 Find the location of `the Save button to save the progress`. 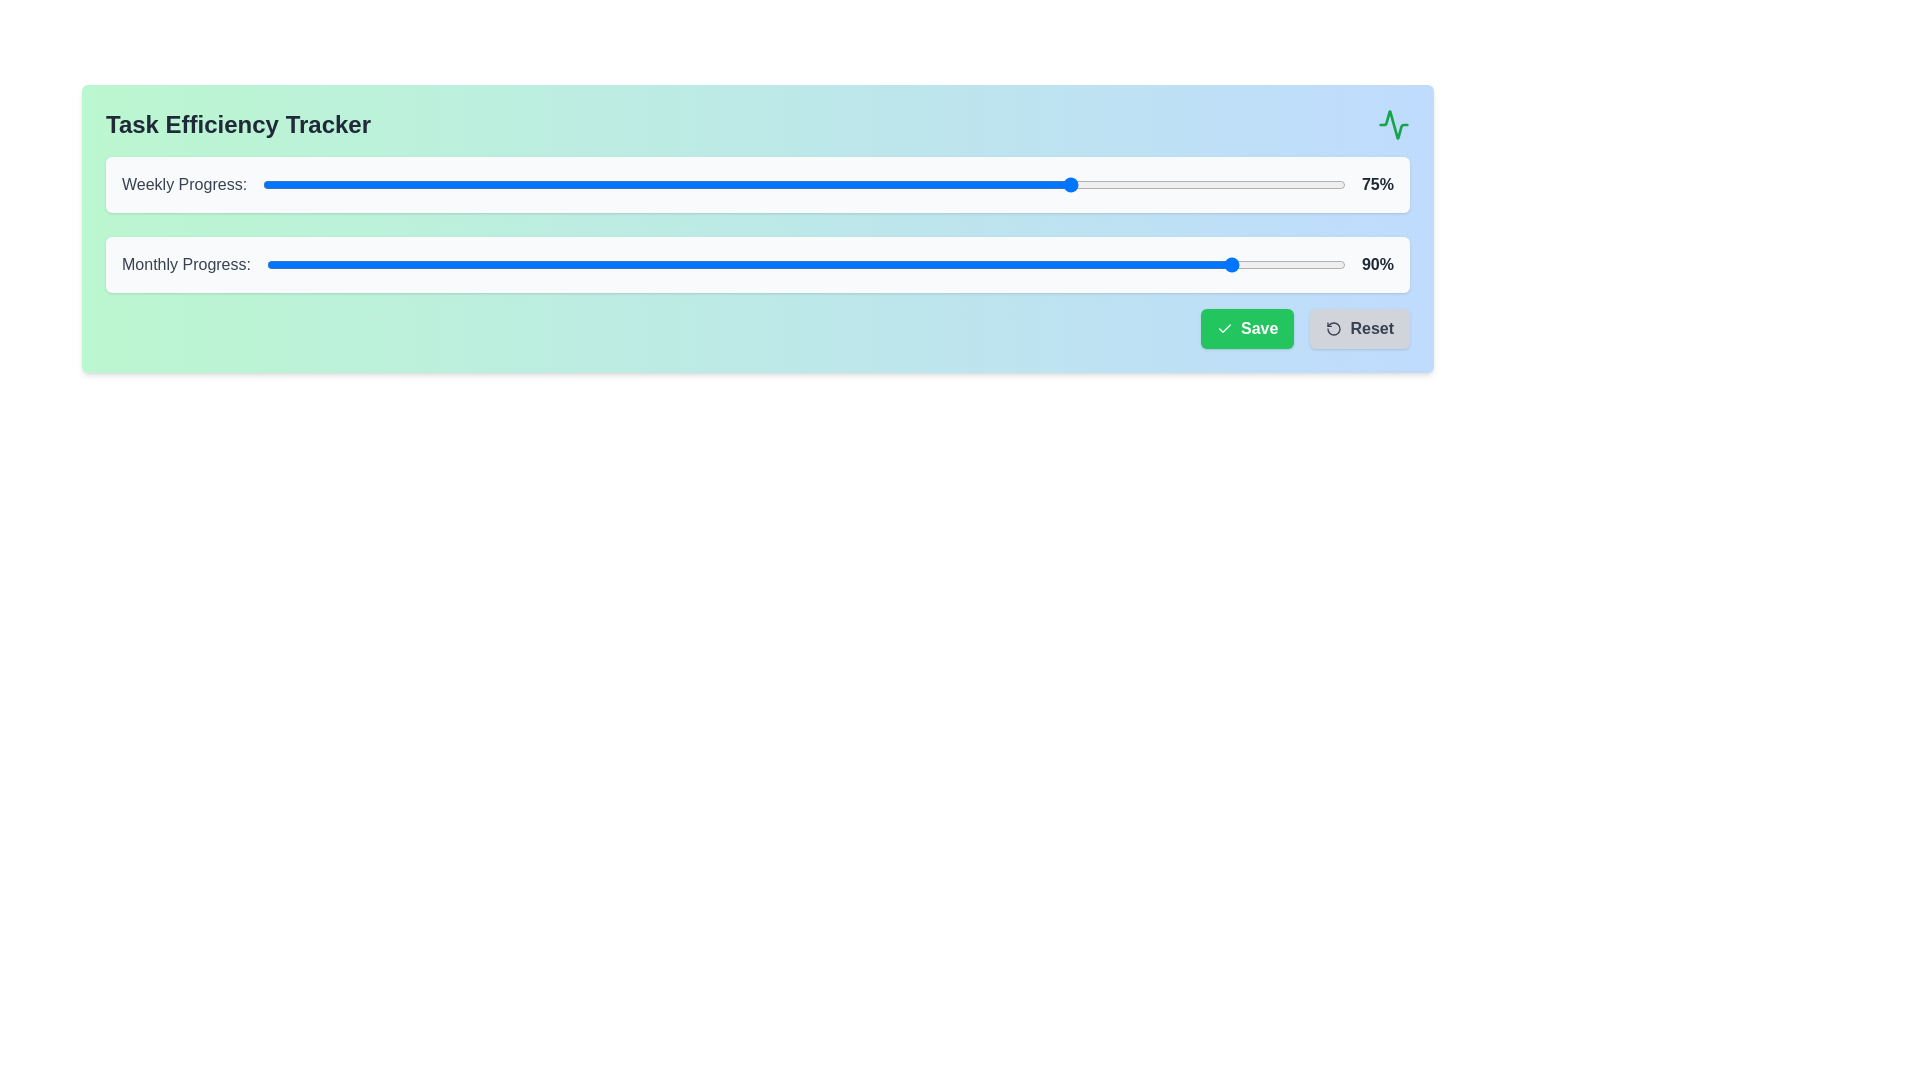

the Save button to save the progress is located at coordinates (1246, 327).